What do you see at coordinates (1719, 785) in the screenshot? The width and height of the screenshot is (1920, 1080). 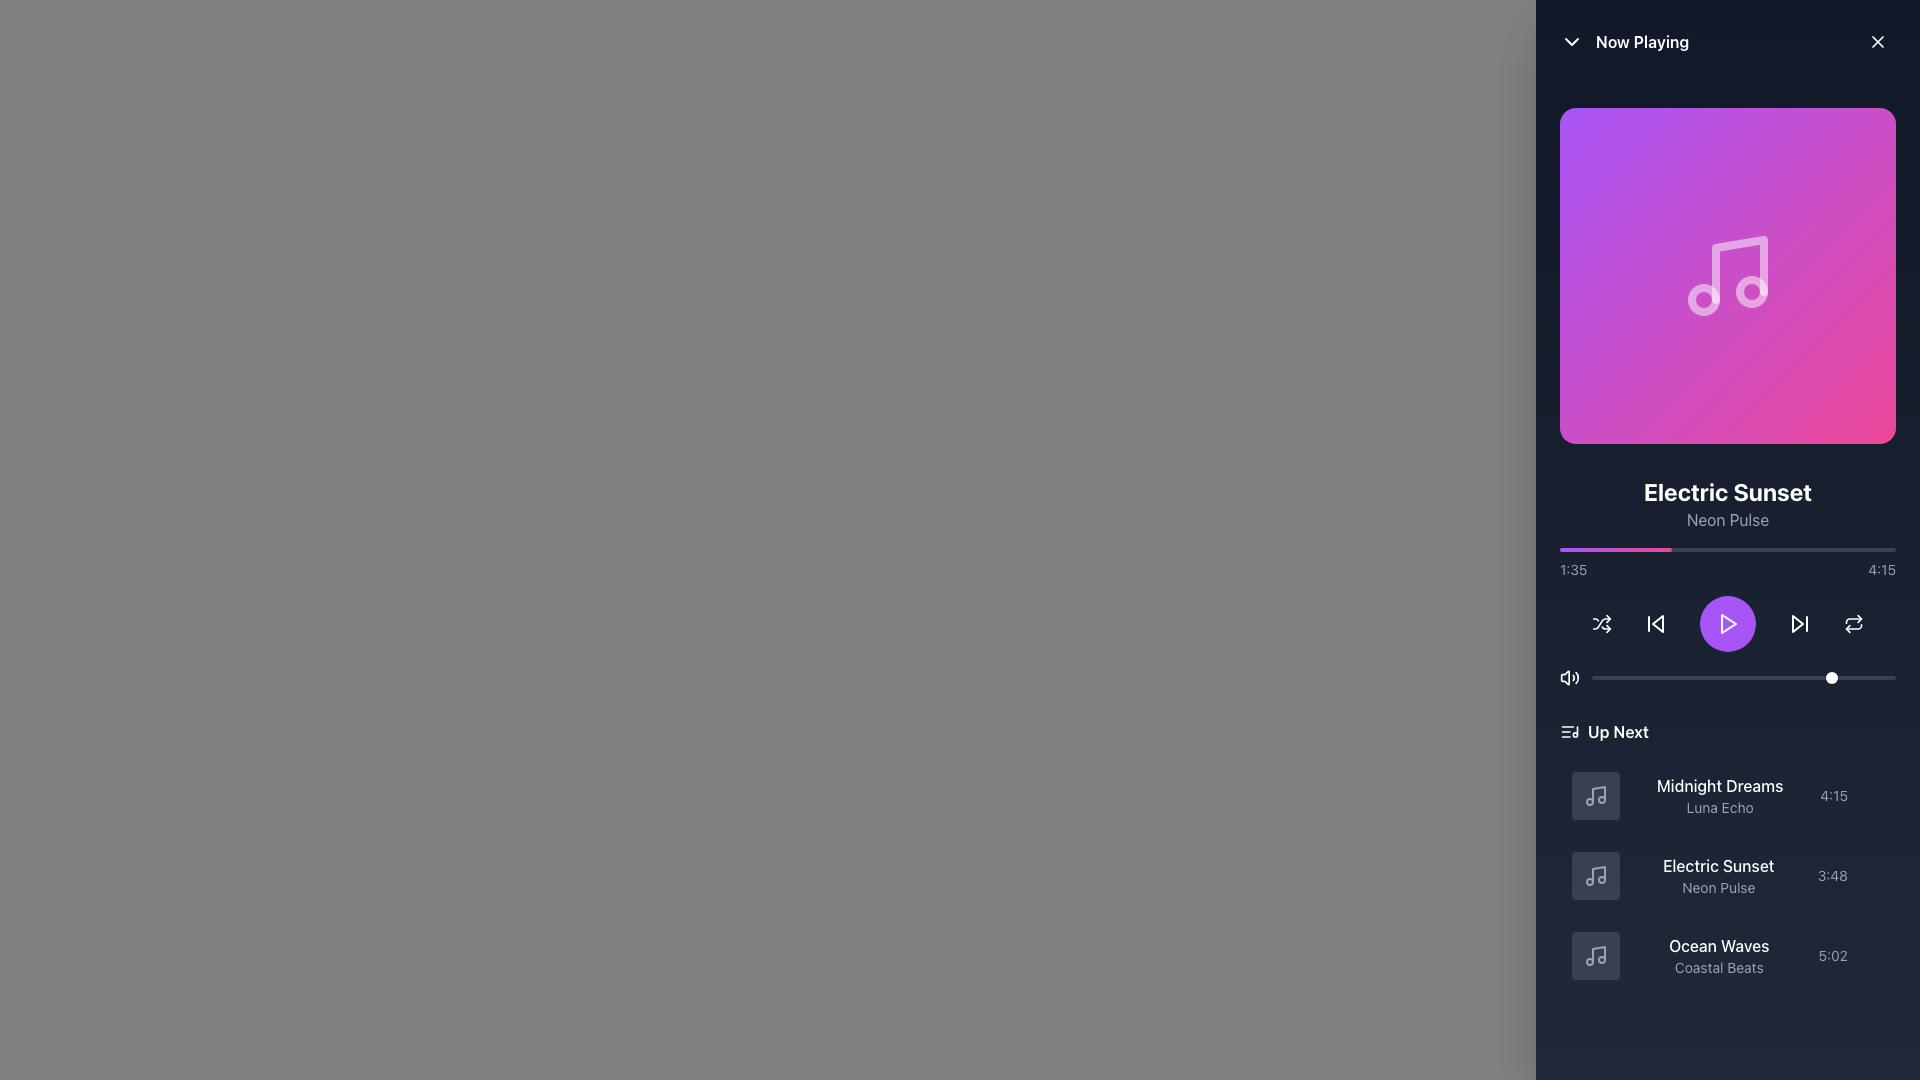 I see `title 'Midnight Dreams' from the text label located in the 'Up Next' section above 'Luna Echo'` at bounding box center [1719, 785].